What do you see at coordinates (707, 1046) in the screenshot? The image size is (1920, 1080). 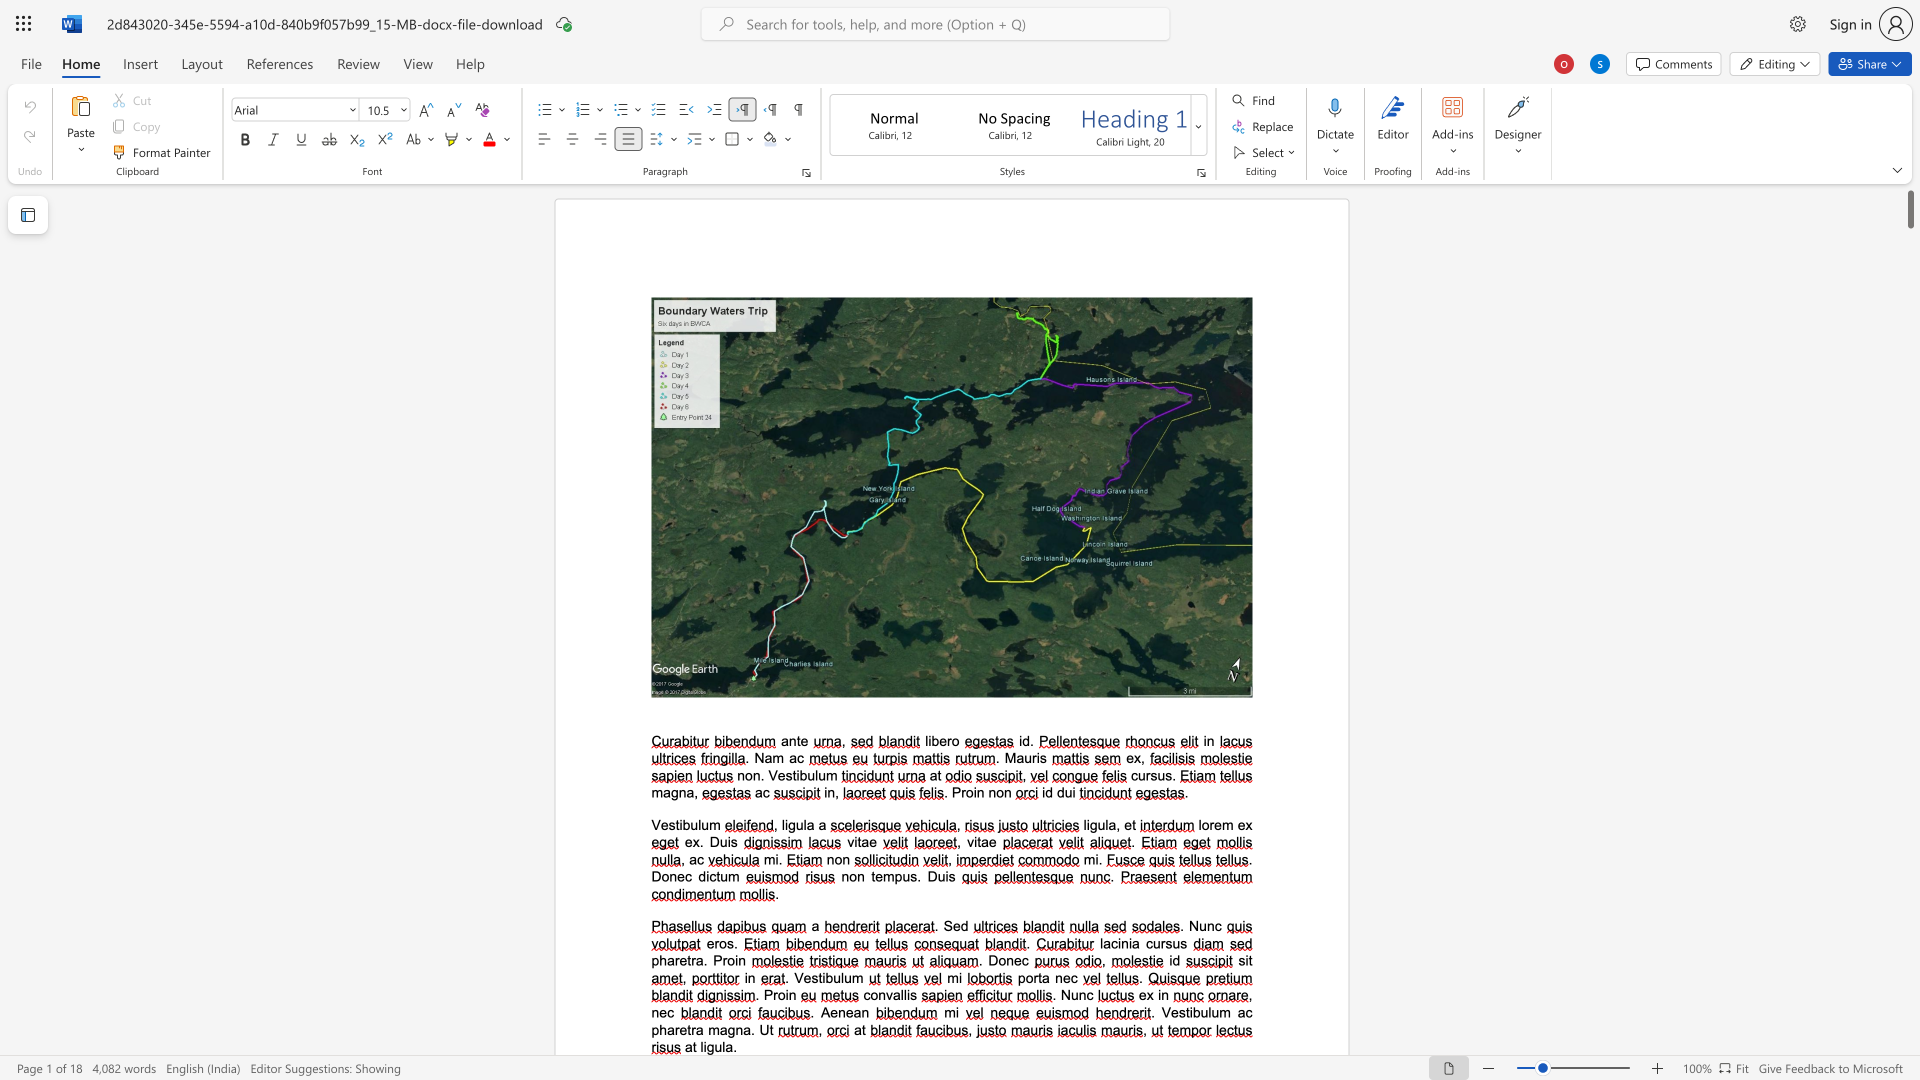 I see `the space between the continuous character "i" and "g" in the text` at bounding box center [707, 1046].